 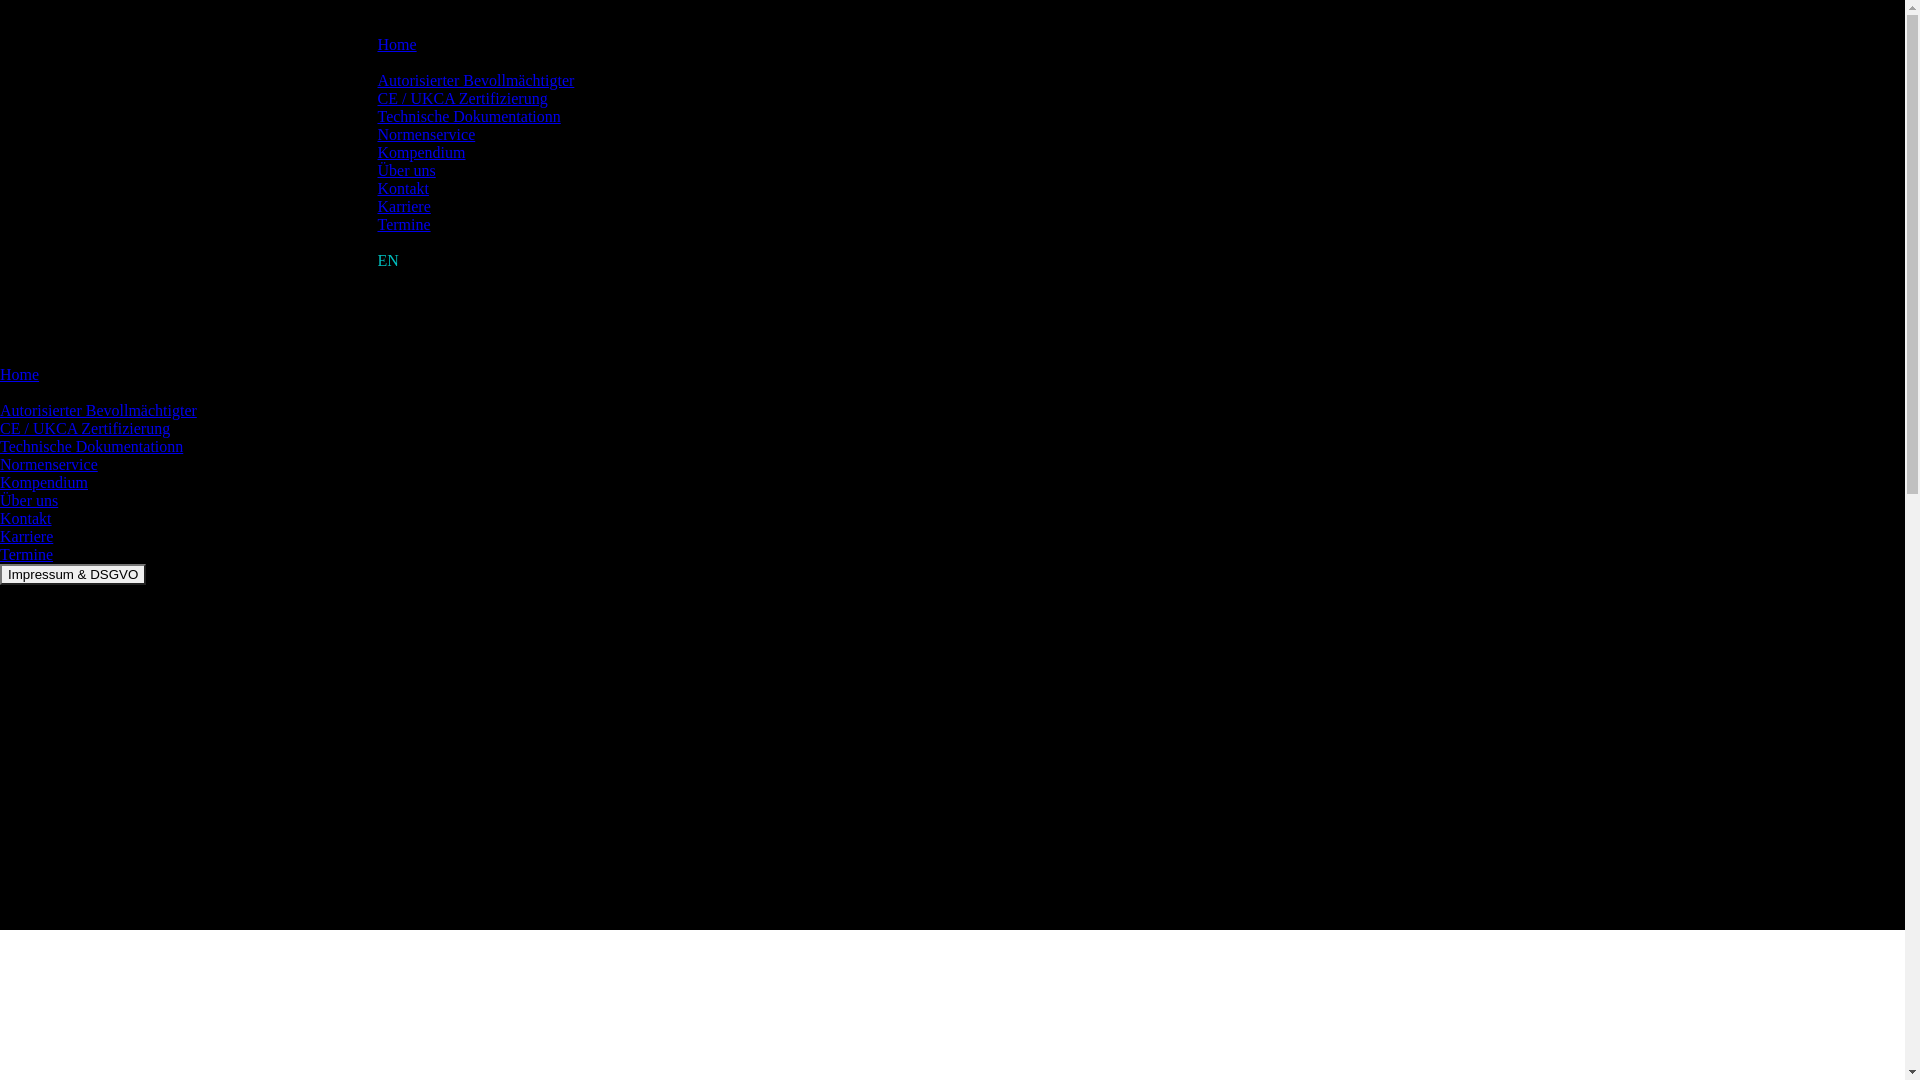 I want to click on 'Normenservice', so click(x=48, y=464).